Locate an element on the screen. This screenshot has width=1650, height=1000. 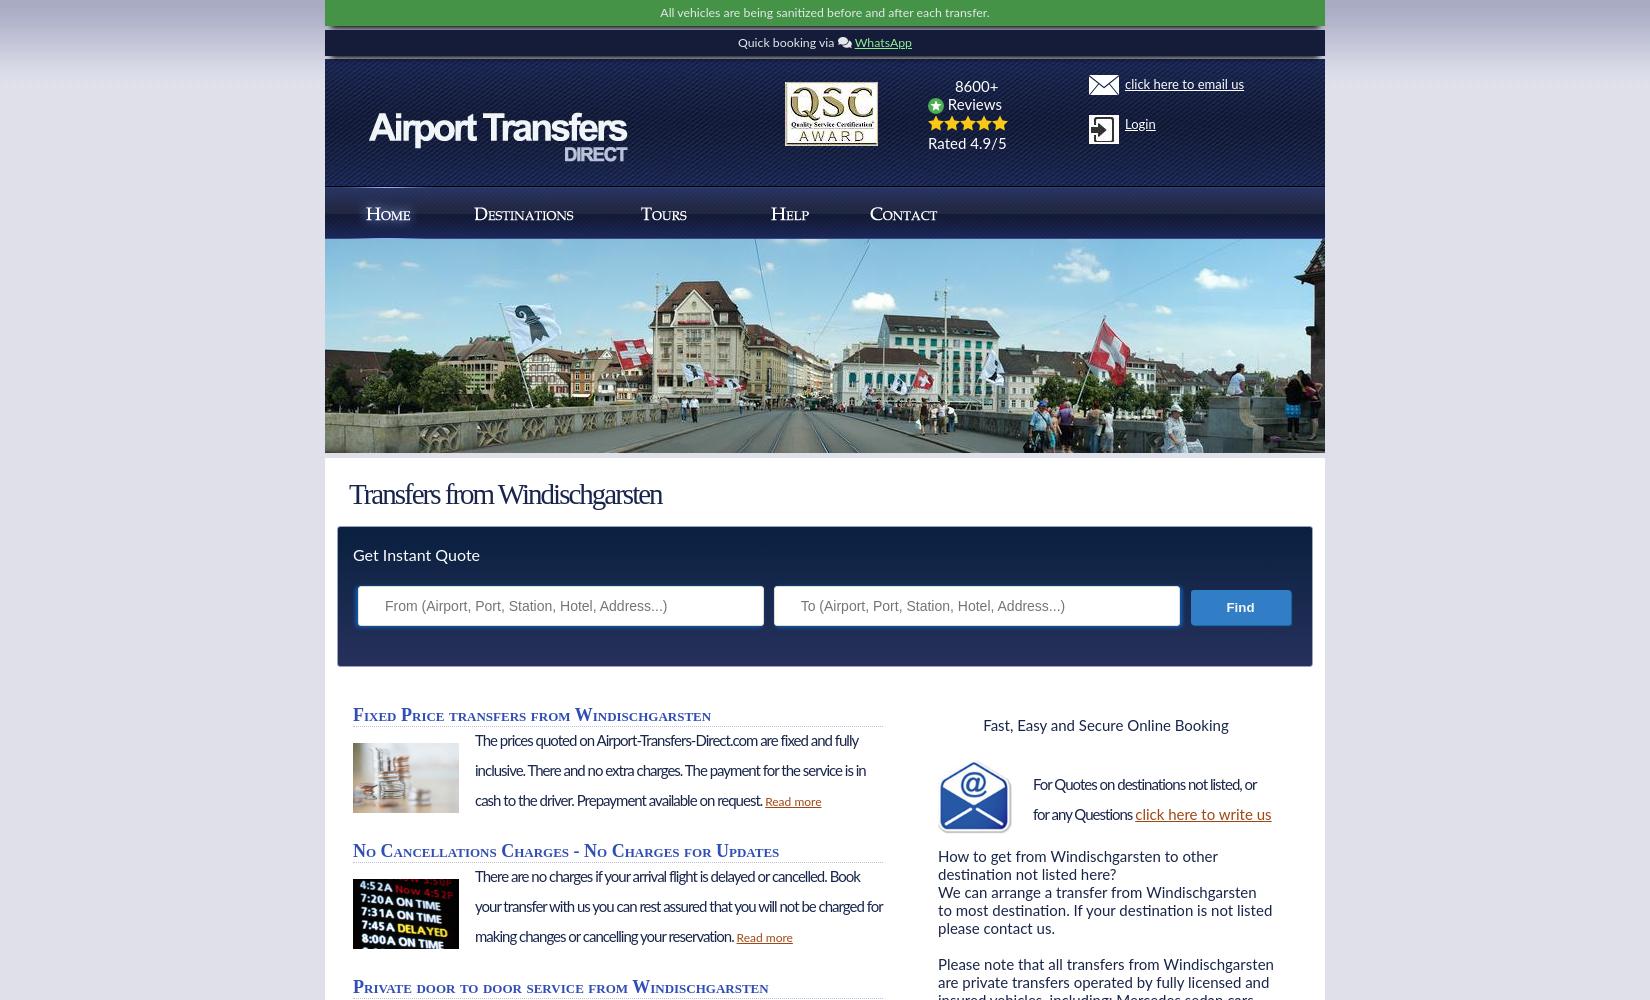
'Fast, Easy and Secure Online Booking' is located at coordinates (983, 725).